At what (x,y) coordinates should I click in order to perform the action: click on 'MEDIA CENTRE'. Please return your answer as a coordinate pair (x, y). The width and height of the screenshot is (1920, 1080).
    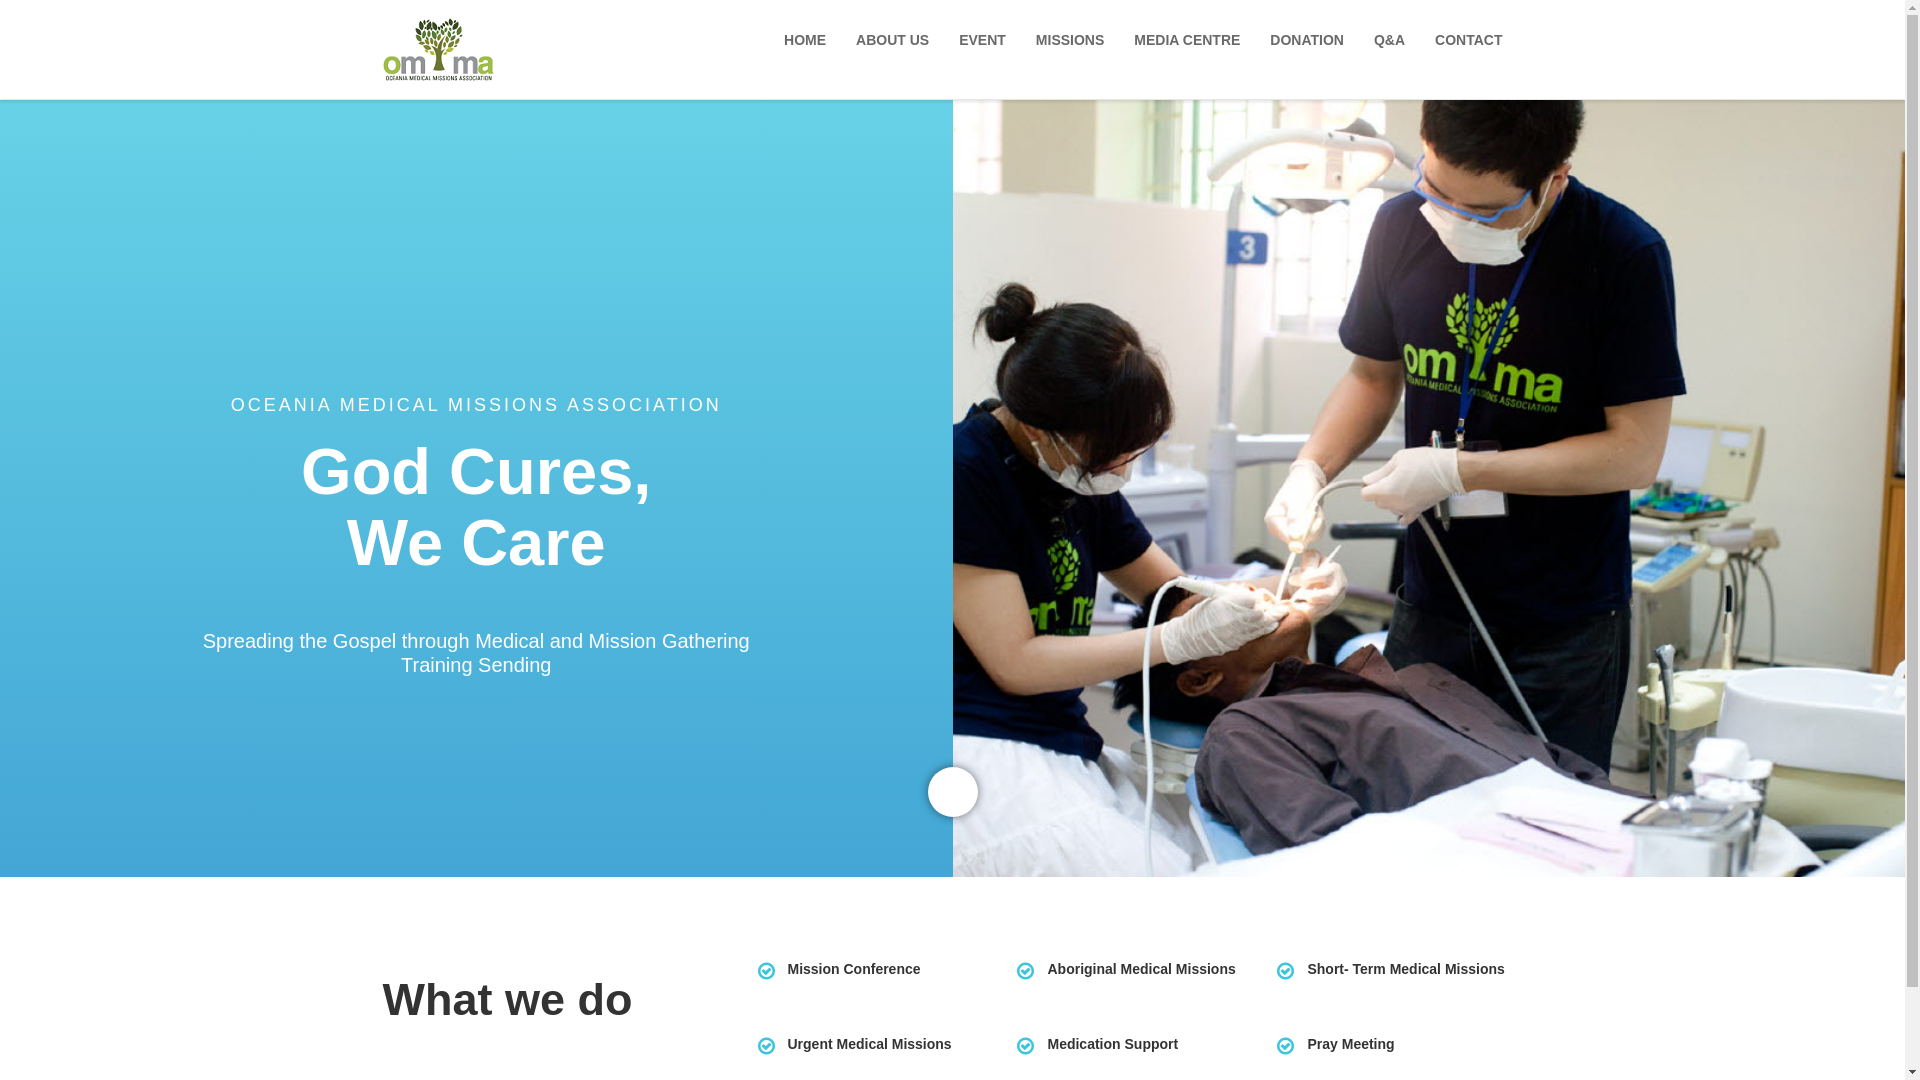
    Looking at the image, I should click on (1191, 39).